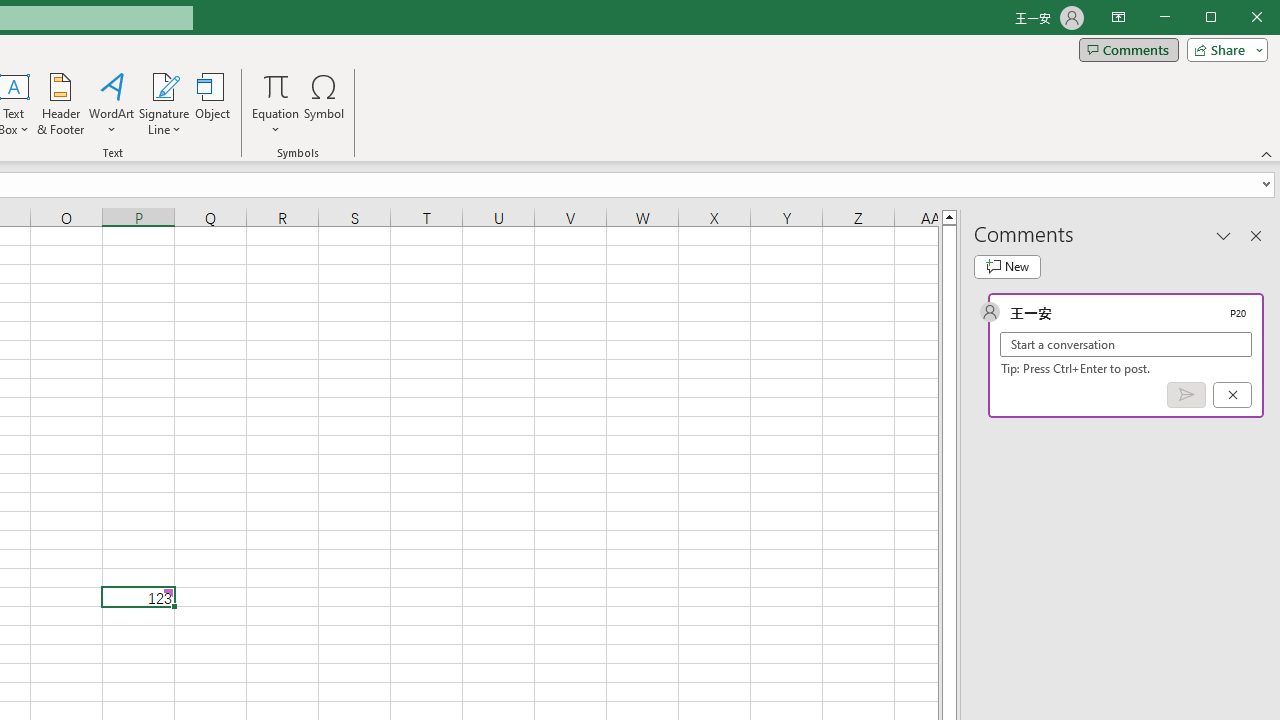 The image size is (1280, 720). I want to click on 'Comments', so click(1128, 49).